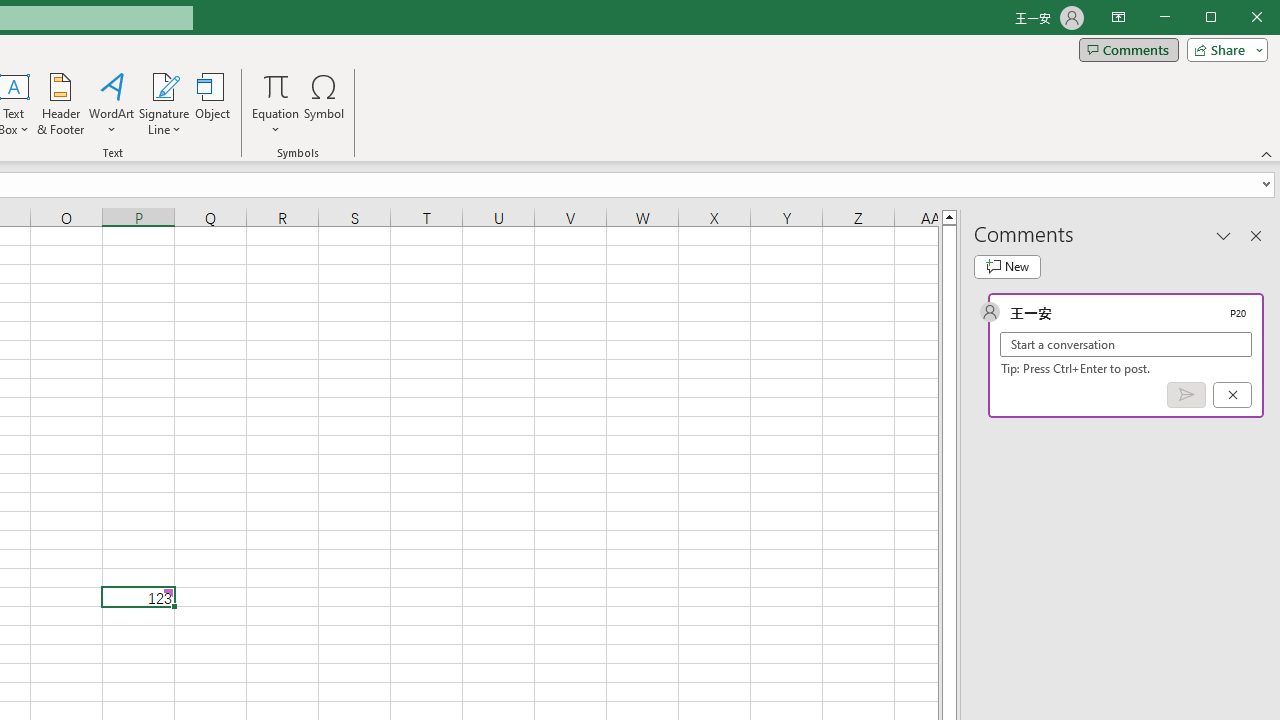 The image size is (1280, 720). I want to click on 'Comments', so click(1128, 49).